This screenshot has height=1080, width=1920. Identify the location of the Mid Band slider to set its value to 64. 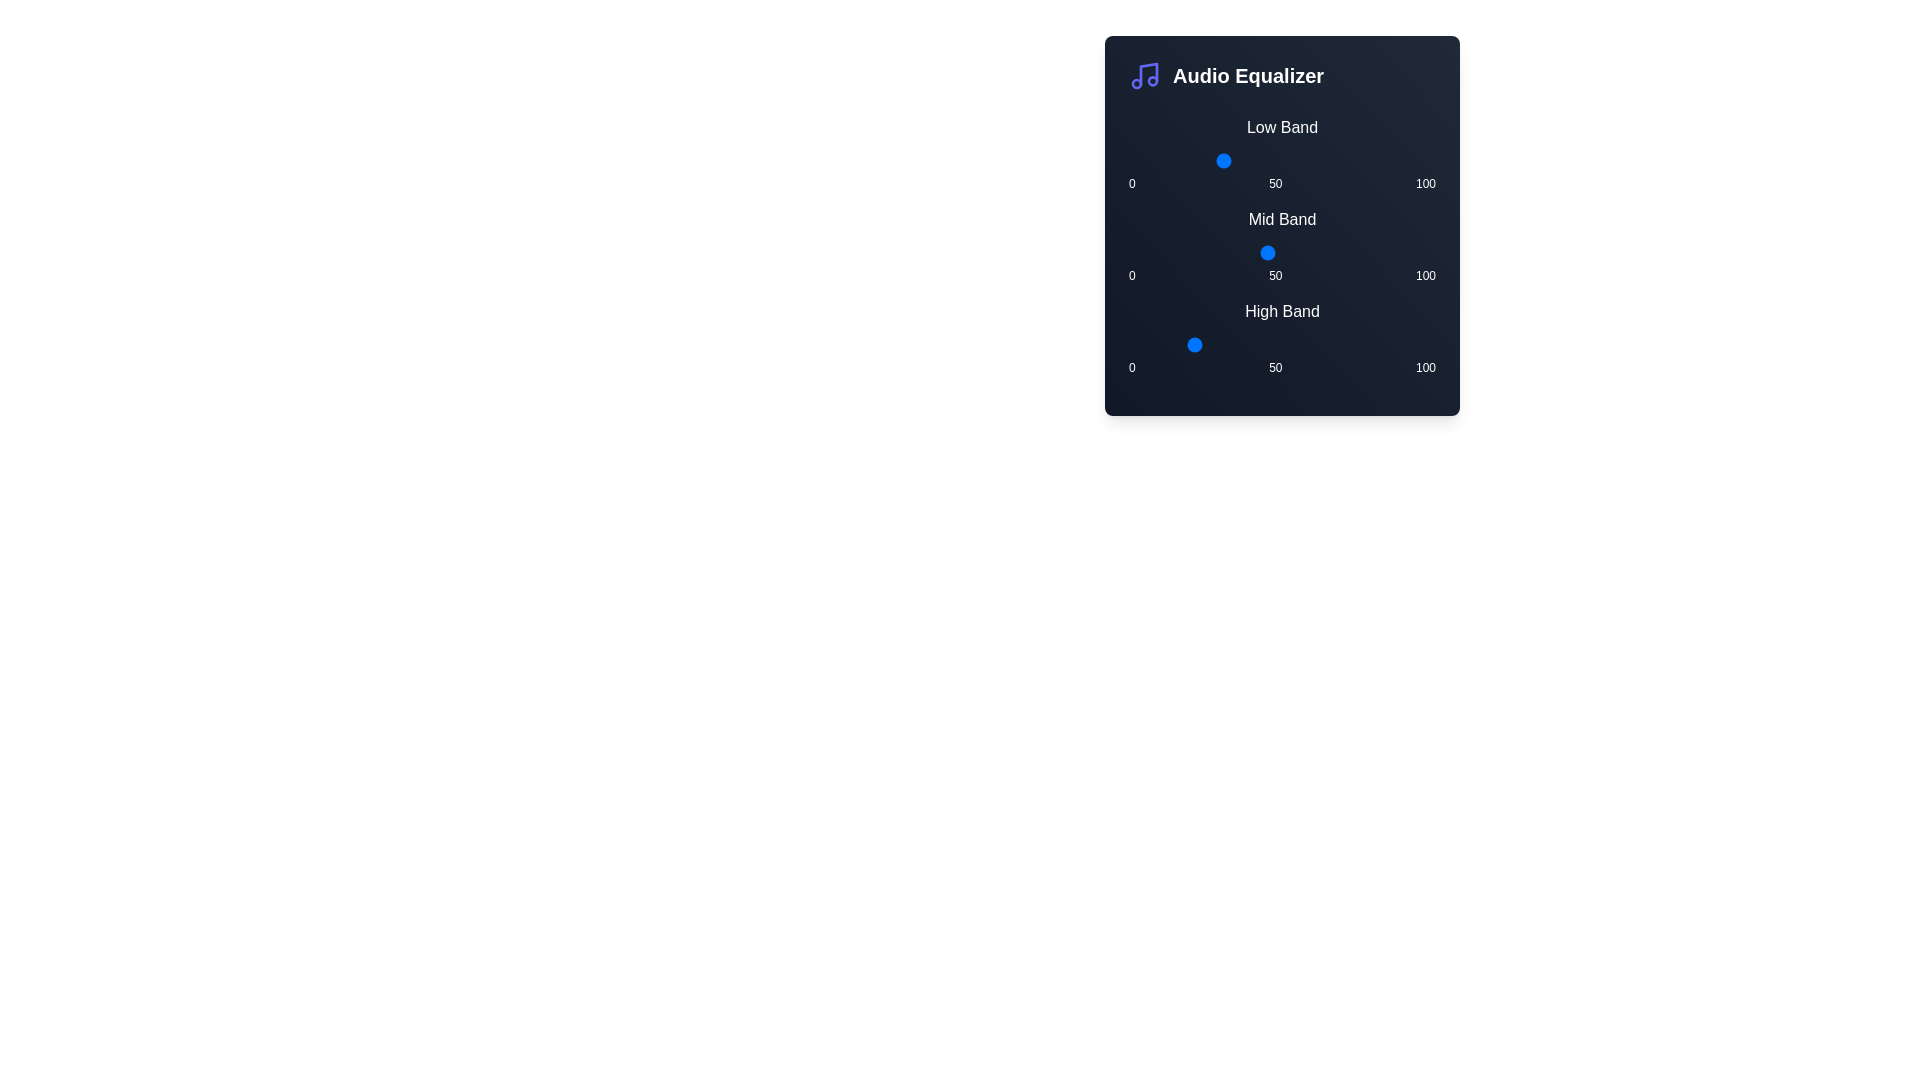
(1325, 252).